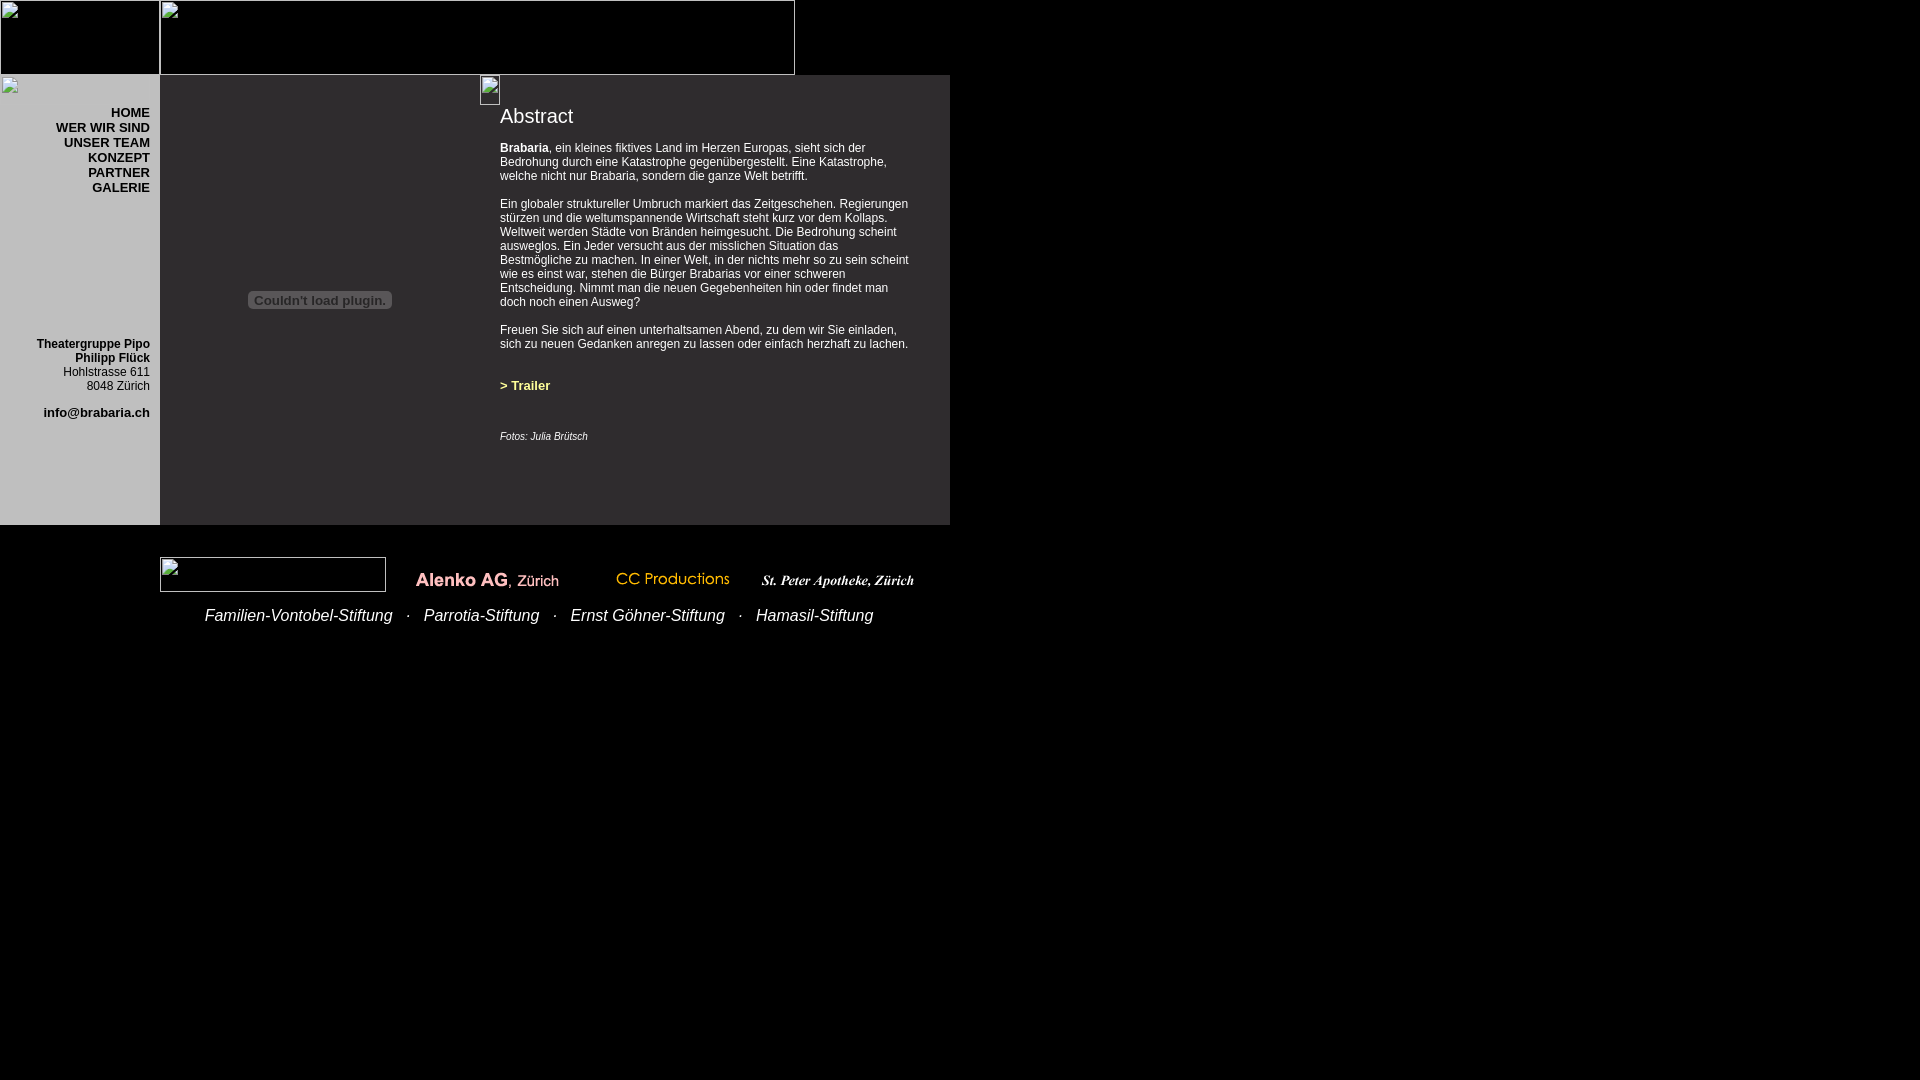 The height and width of the screenshot is (1080, 1920). What do you see at coordinates (105, 149) in the screenshot?
I see `'UNSER TEAM'` at bounding box center [105, 149].